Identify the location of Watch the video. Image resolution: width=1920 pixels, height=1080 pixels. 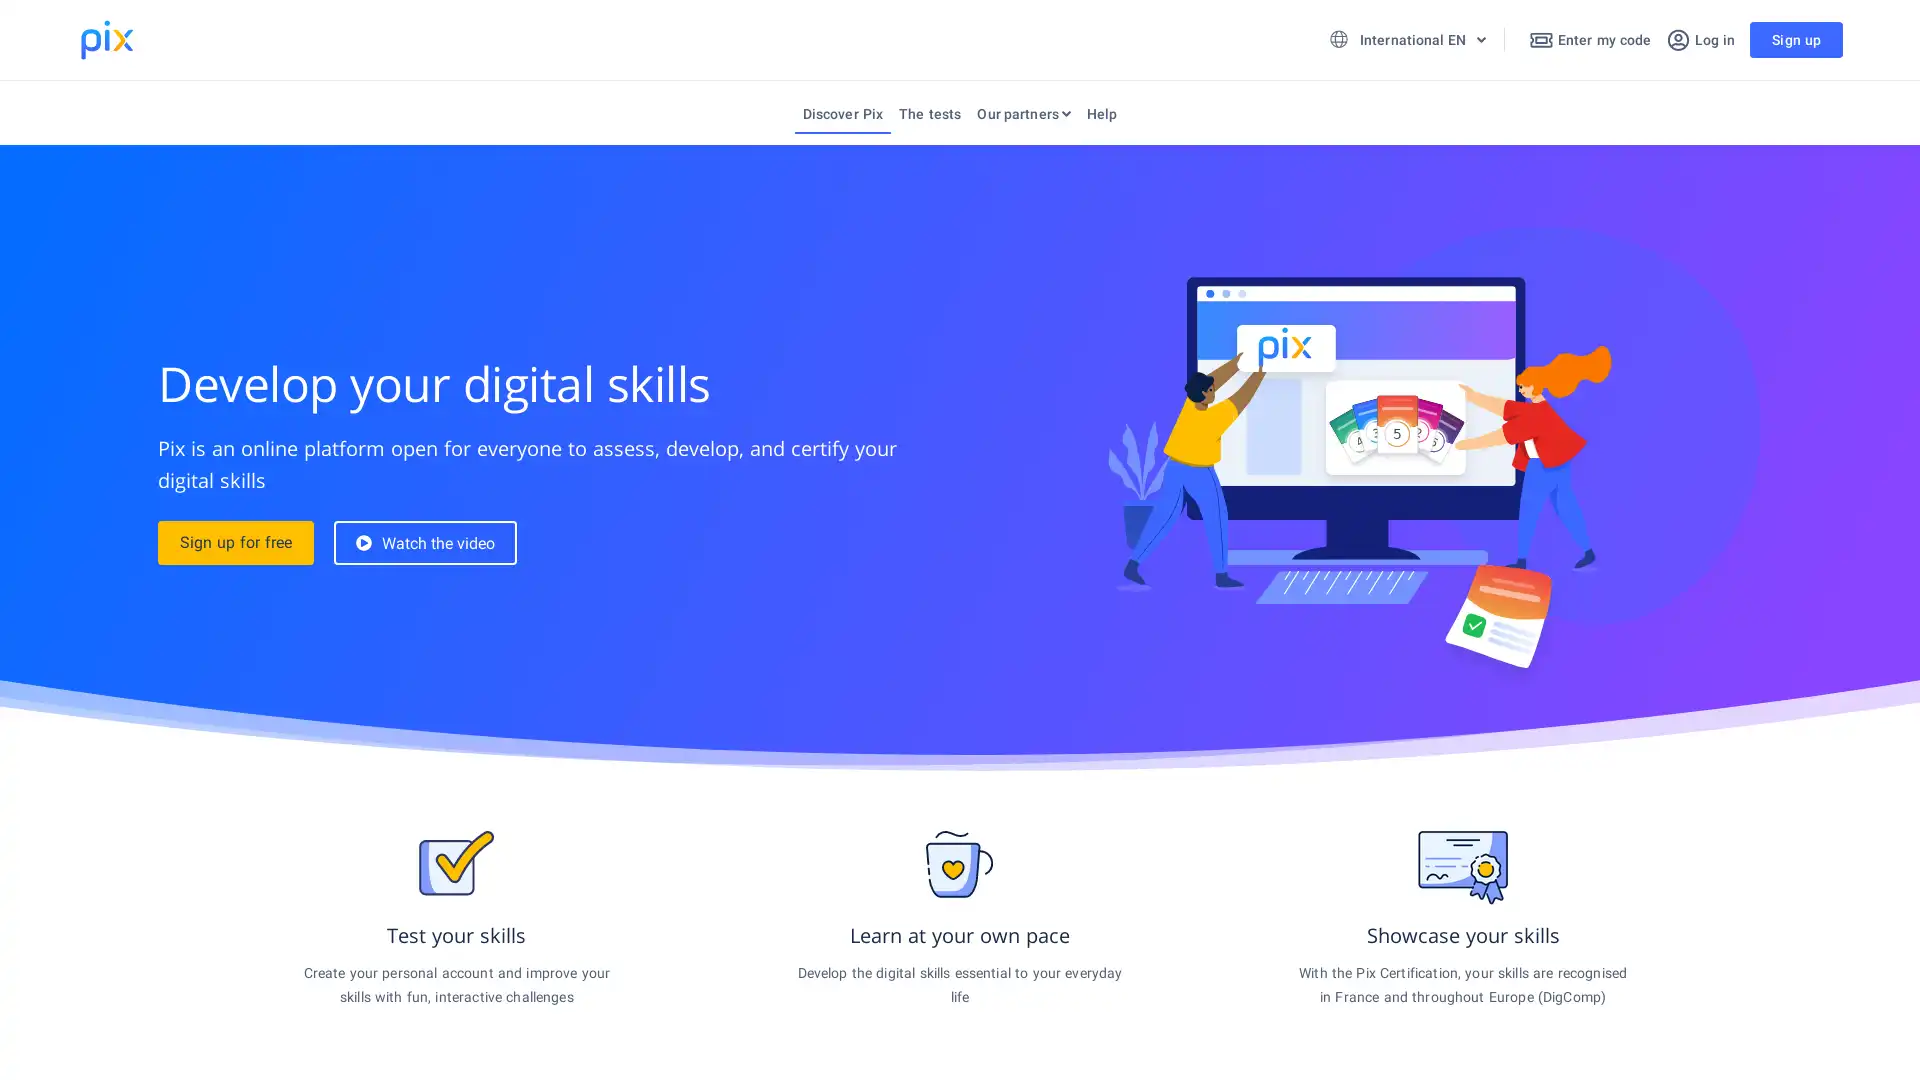
(424, 543).